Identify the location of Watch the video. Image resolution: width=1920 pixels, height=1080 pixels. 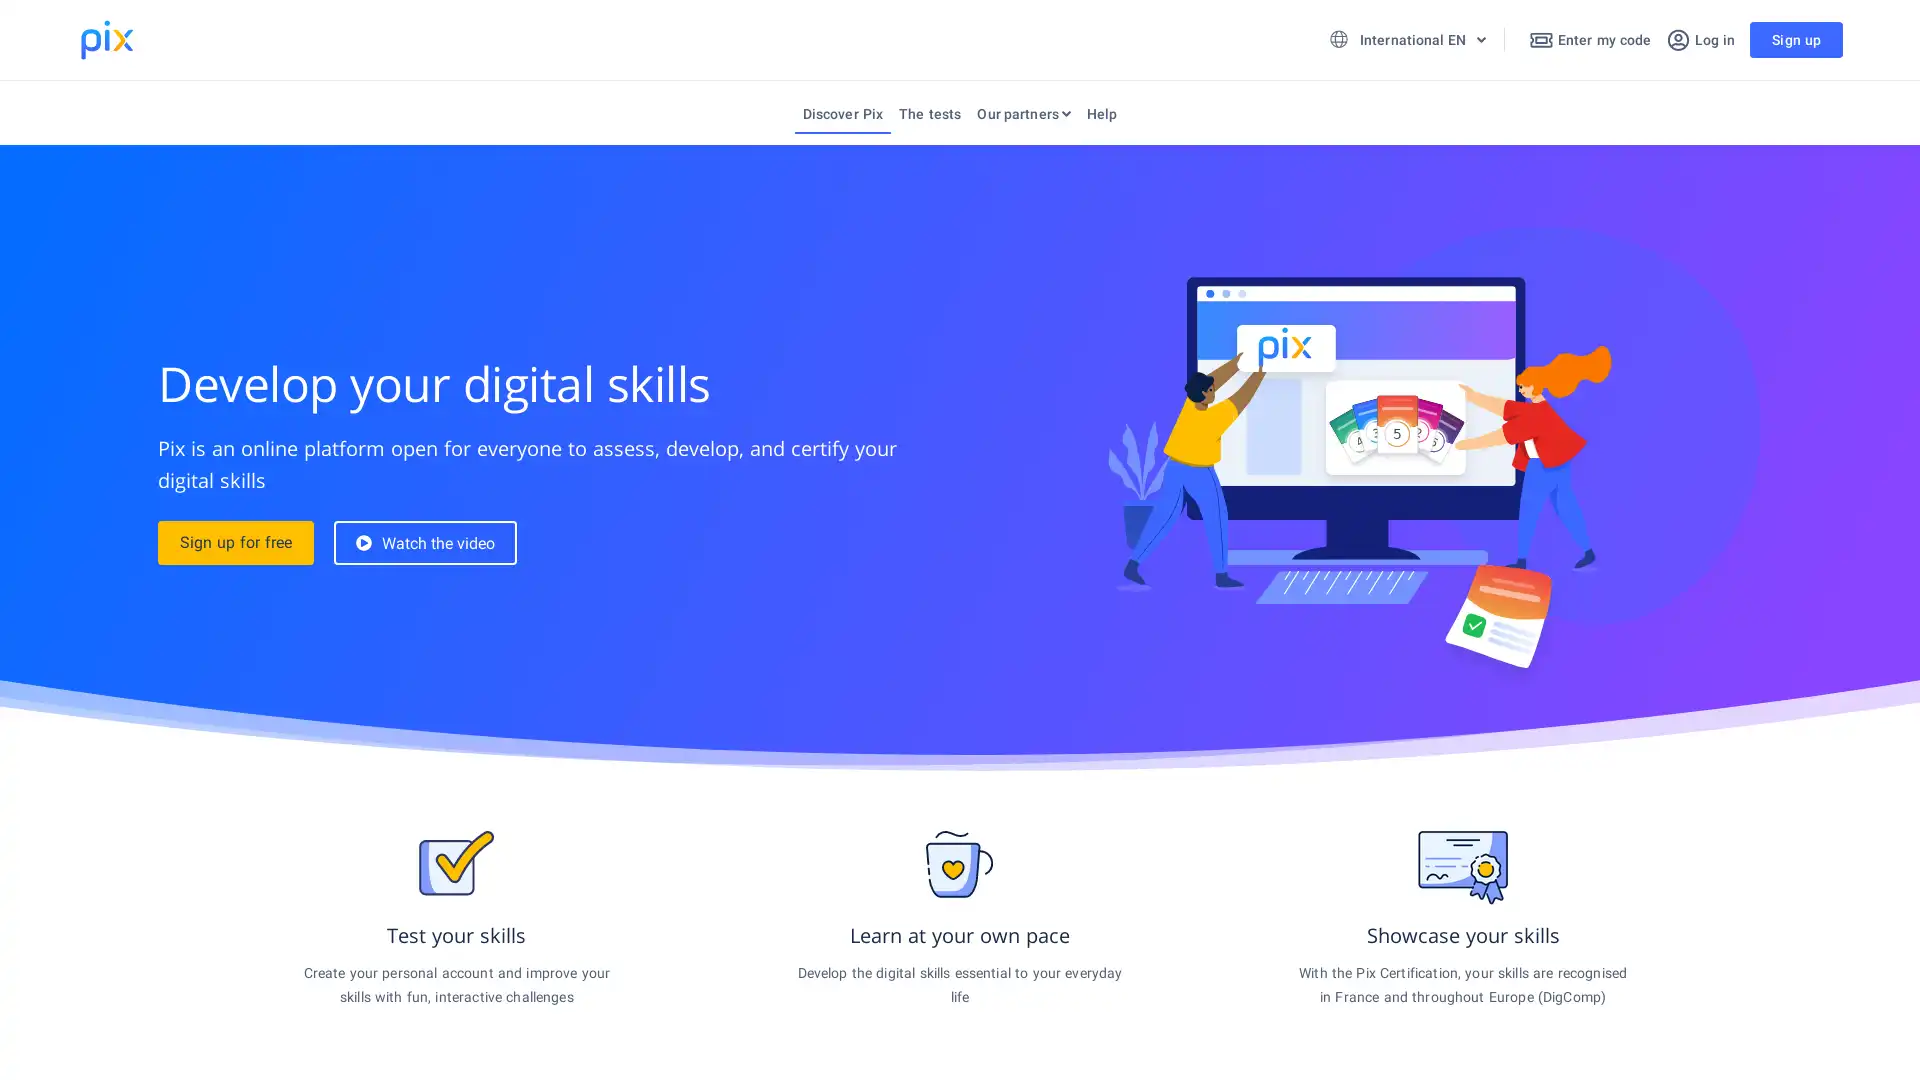
(424, 543).